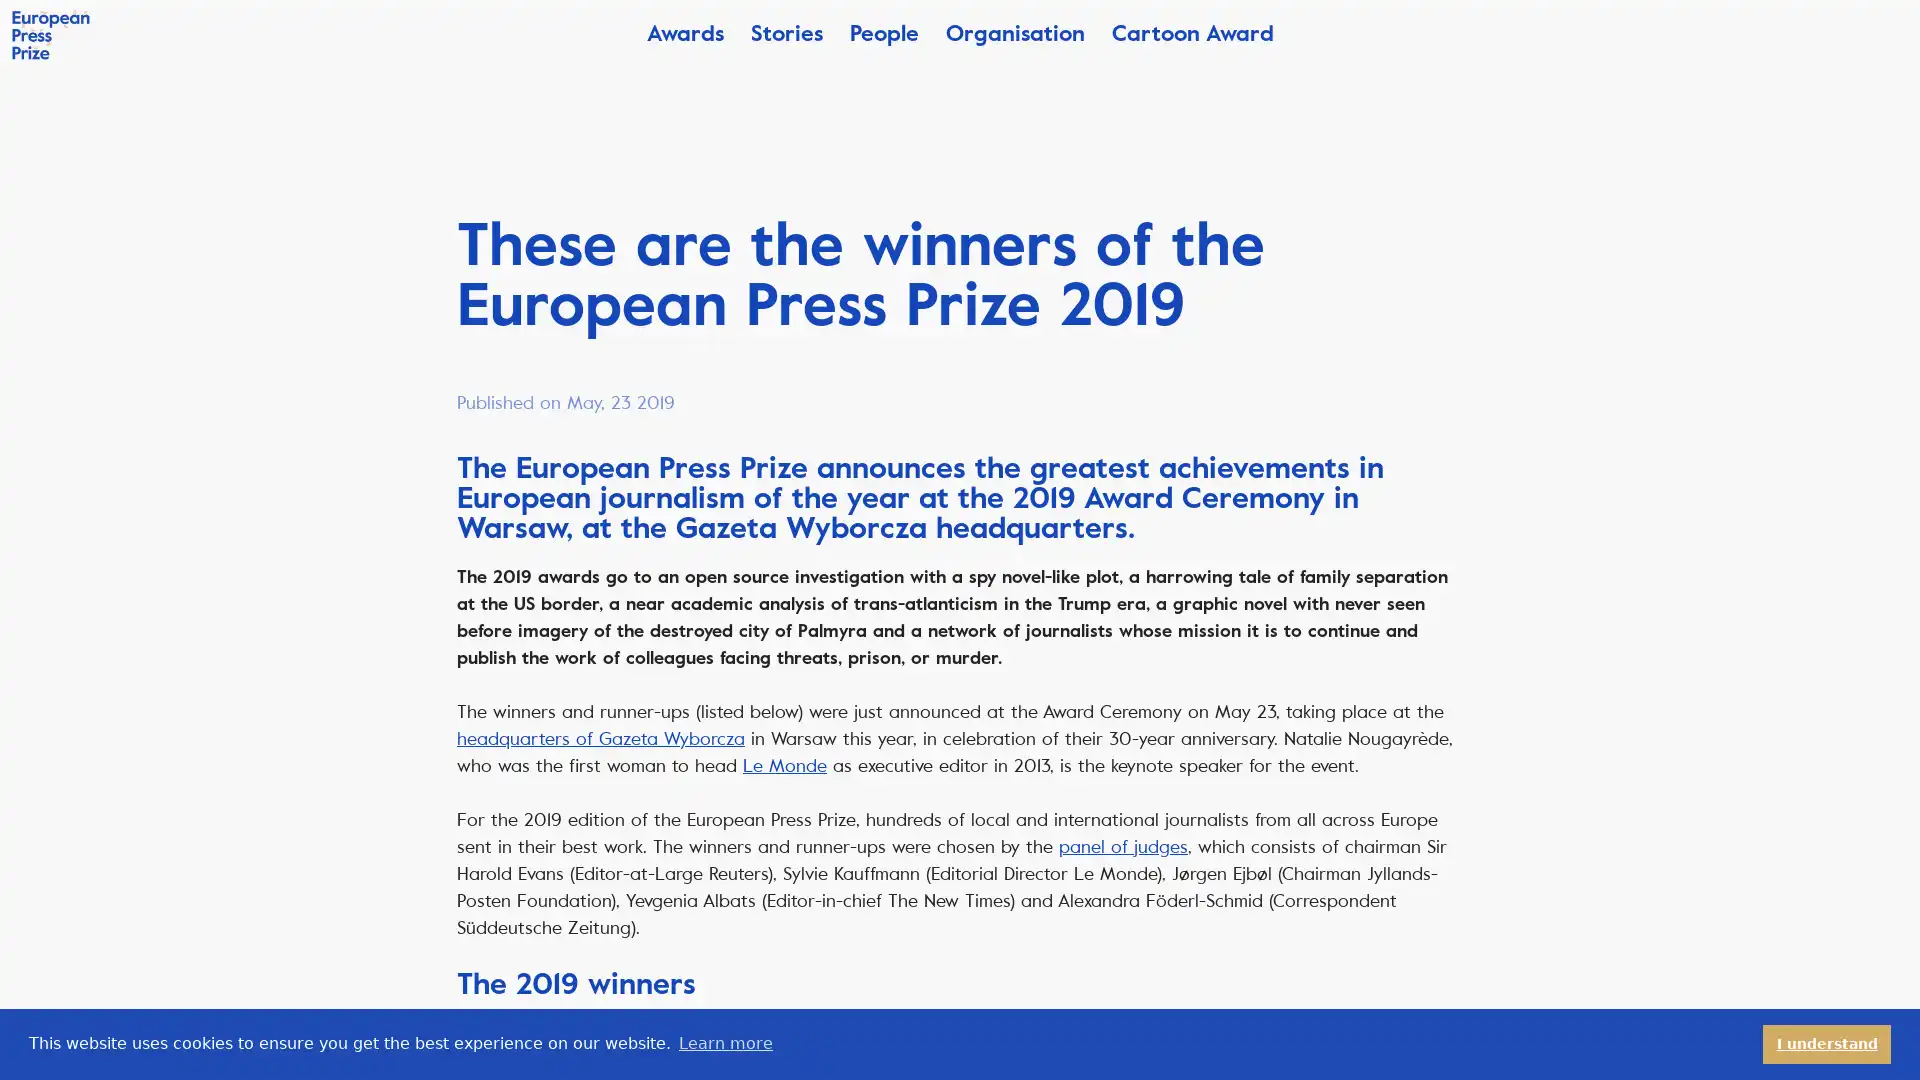 This screenshot has width=1920, height=1080. Describe the element at coordinates (1827, 1043) in the screenshot. I see `dismiss cookie message` at that location.